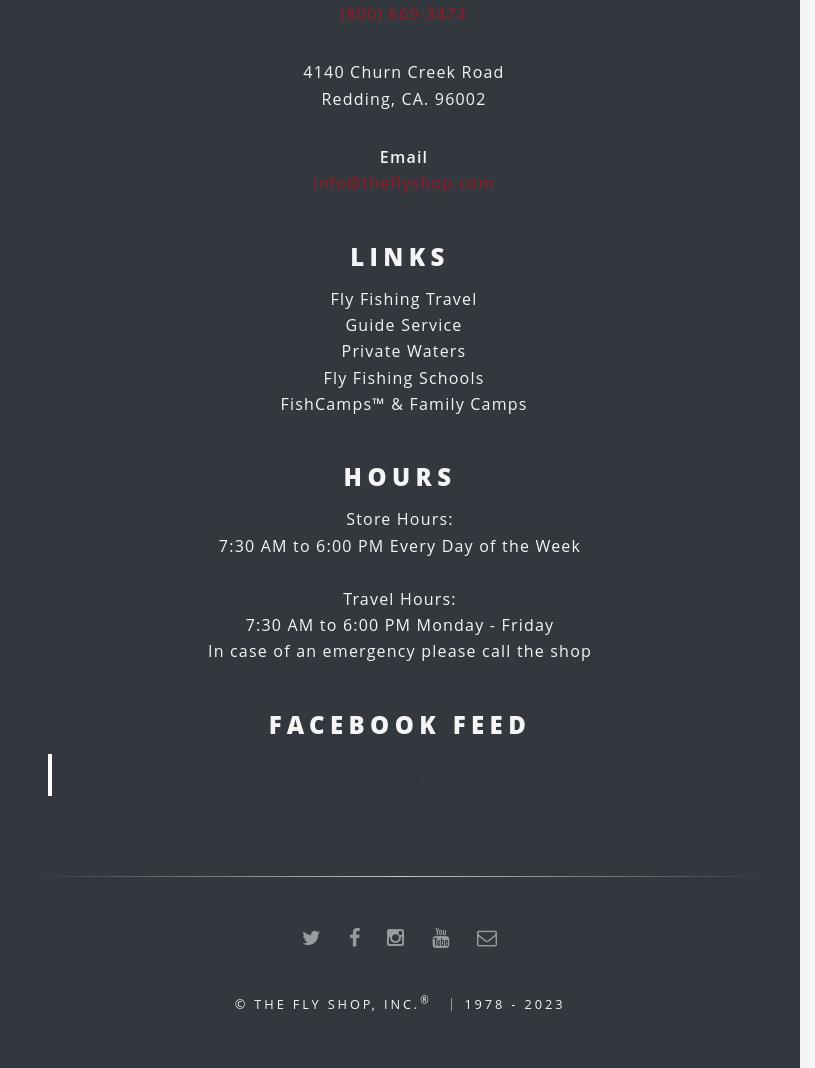 The height and width of the screenshot is (1068, 815). I want to click on '© The Fly Shop, Inc.', so click(325, 1004).